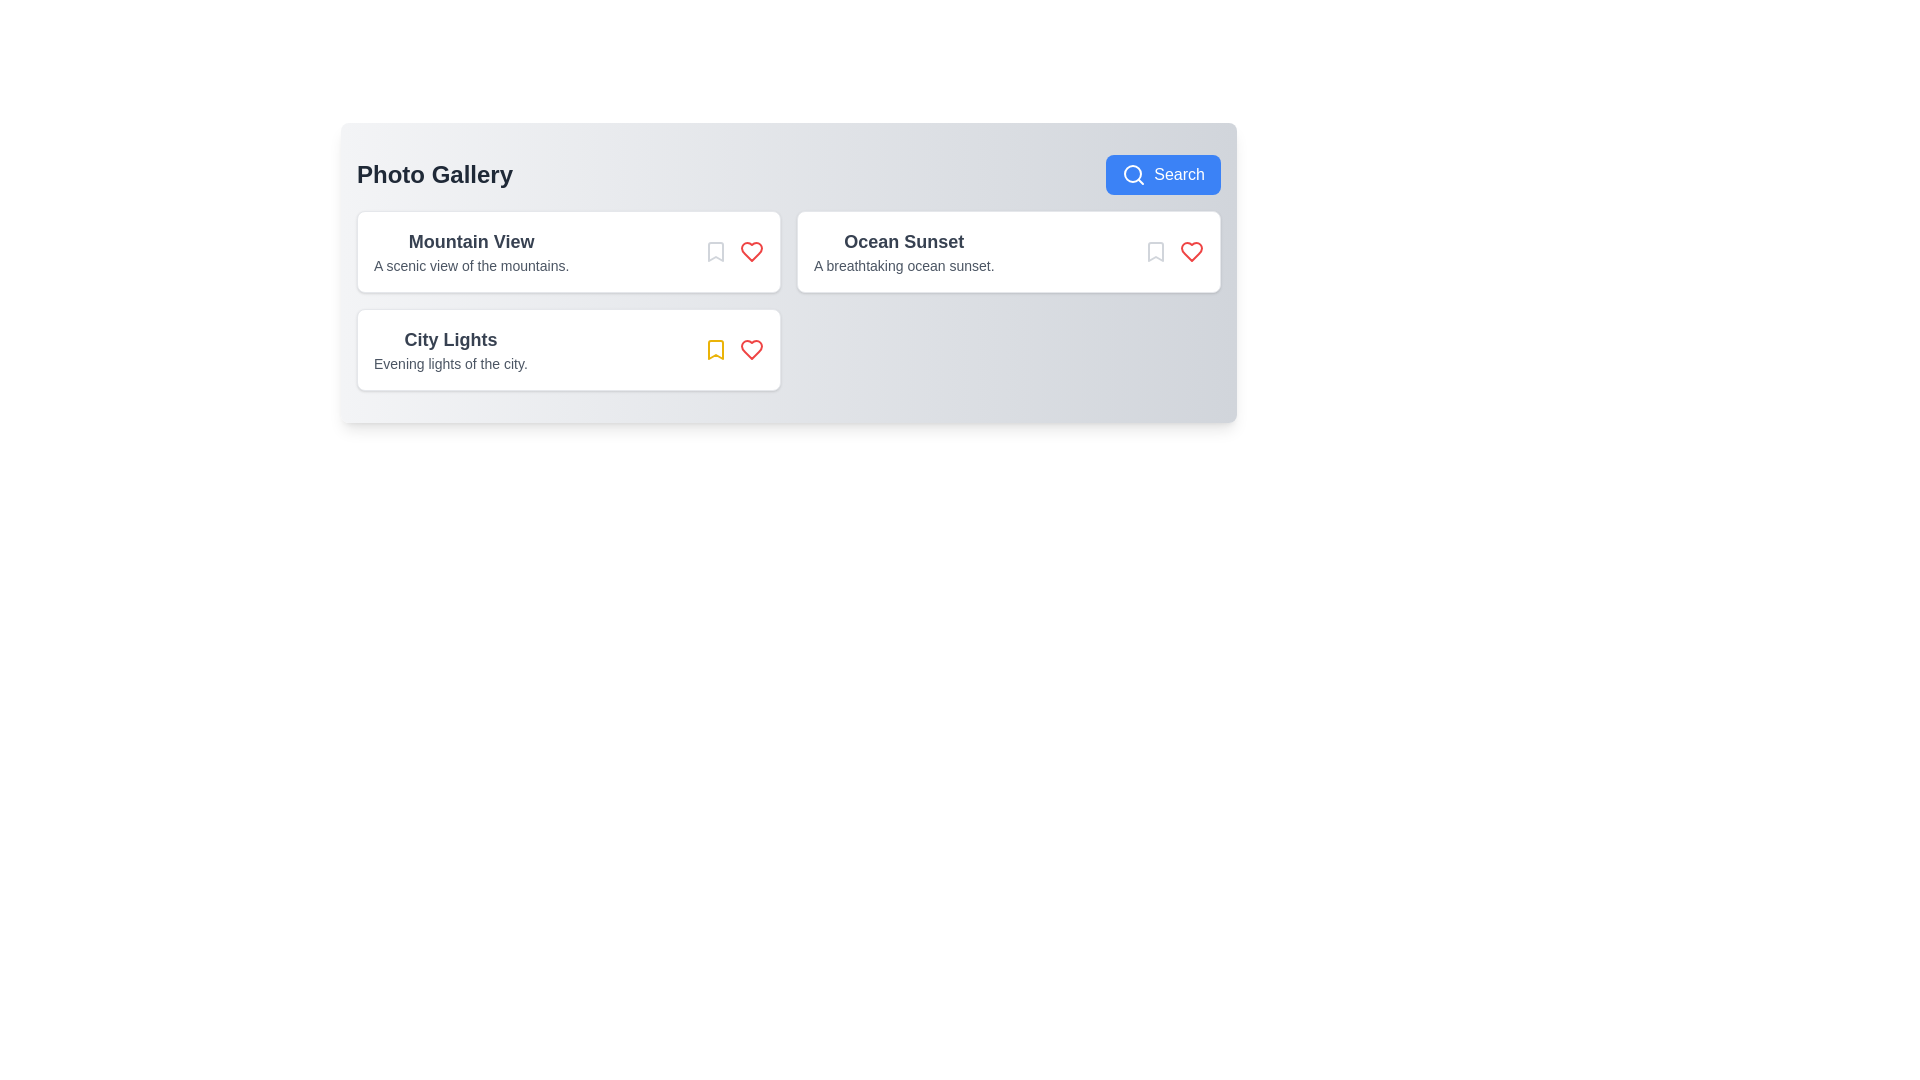 The height and width of the screenshot is (1080, 1920). I want to click on the search button in the PhotogalleryViewer component, so click(1162, 173).